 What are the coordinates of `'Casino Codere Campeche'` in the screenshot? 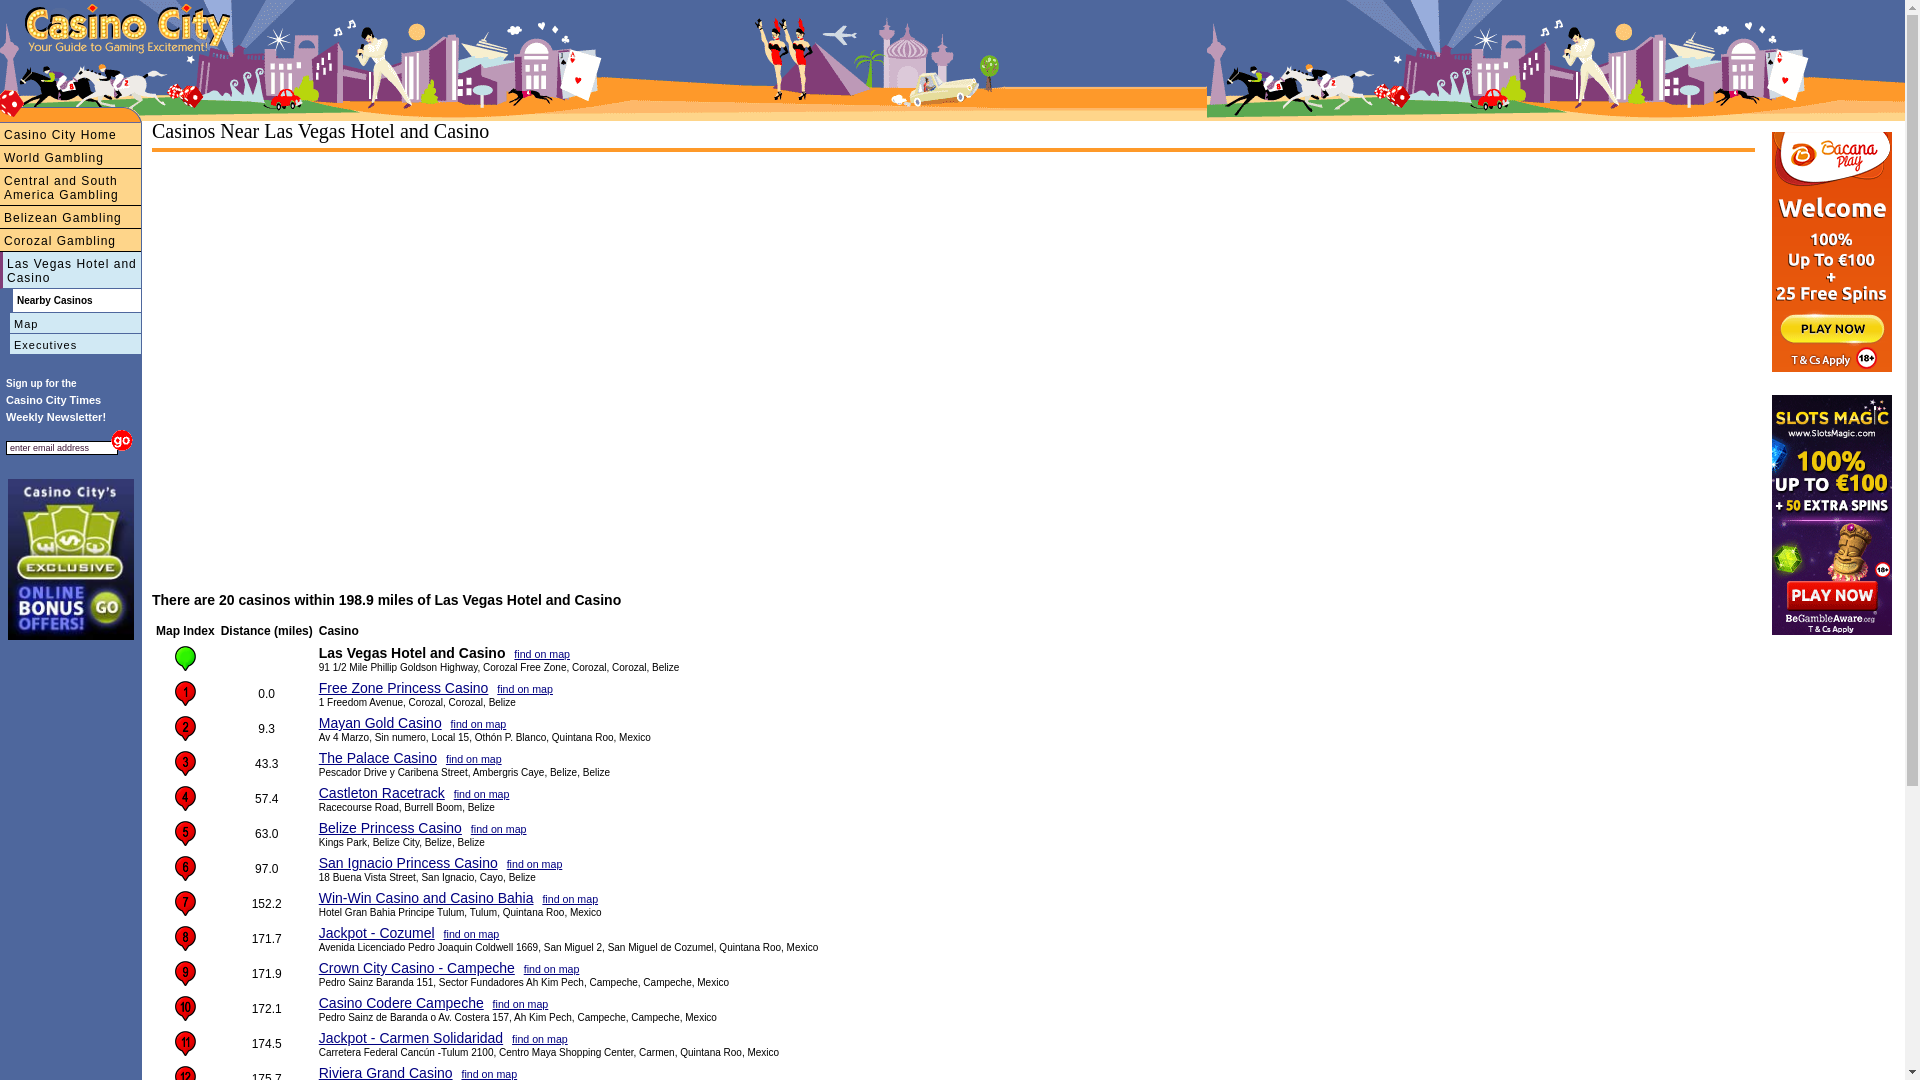 It's located at (400, 1002).